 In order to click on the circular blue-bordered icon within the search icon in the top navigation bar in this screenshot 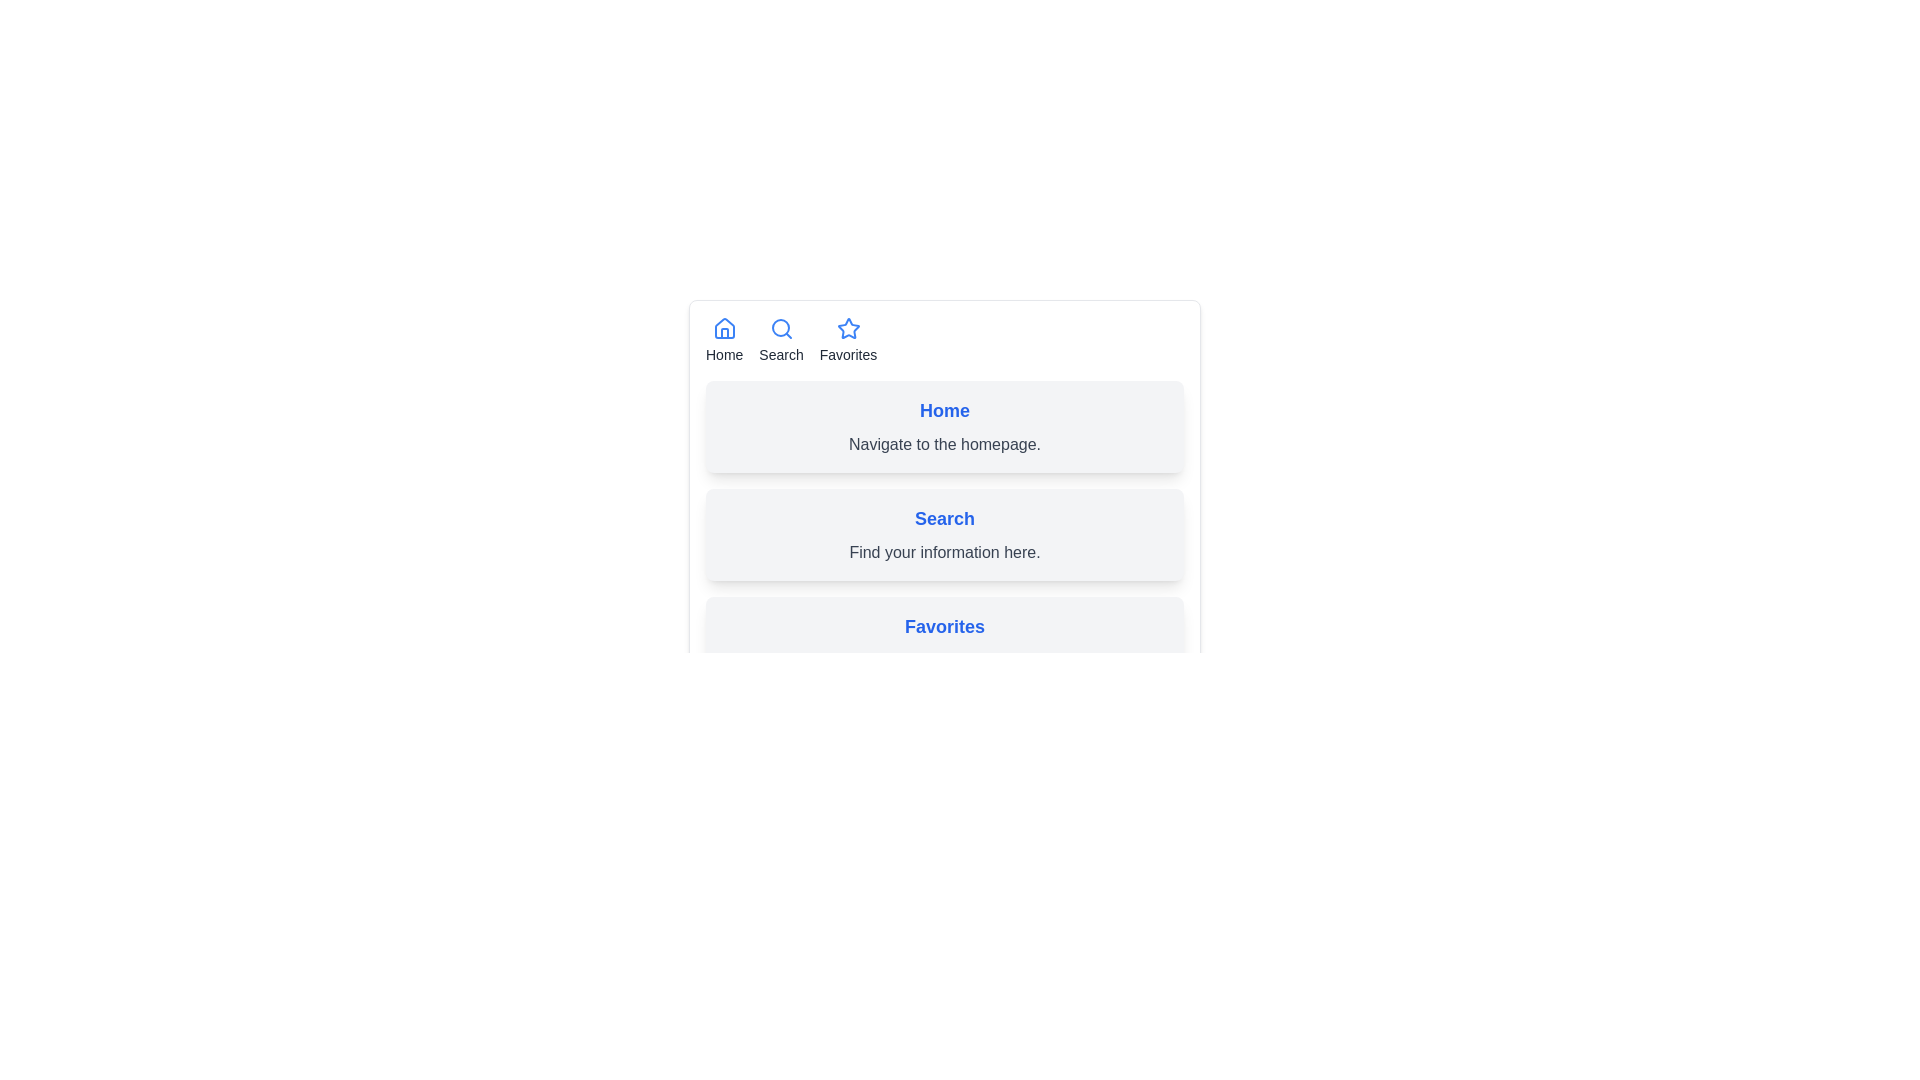, I will do `click(779, 326)`.